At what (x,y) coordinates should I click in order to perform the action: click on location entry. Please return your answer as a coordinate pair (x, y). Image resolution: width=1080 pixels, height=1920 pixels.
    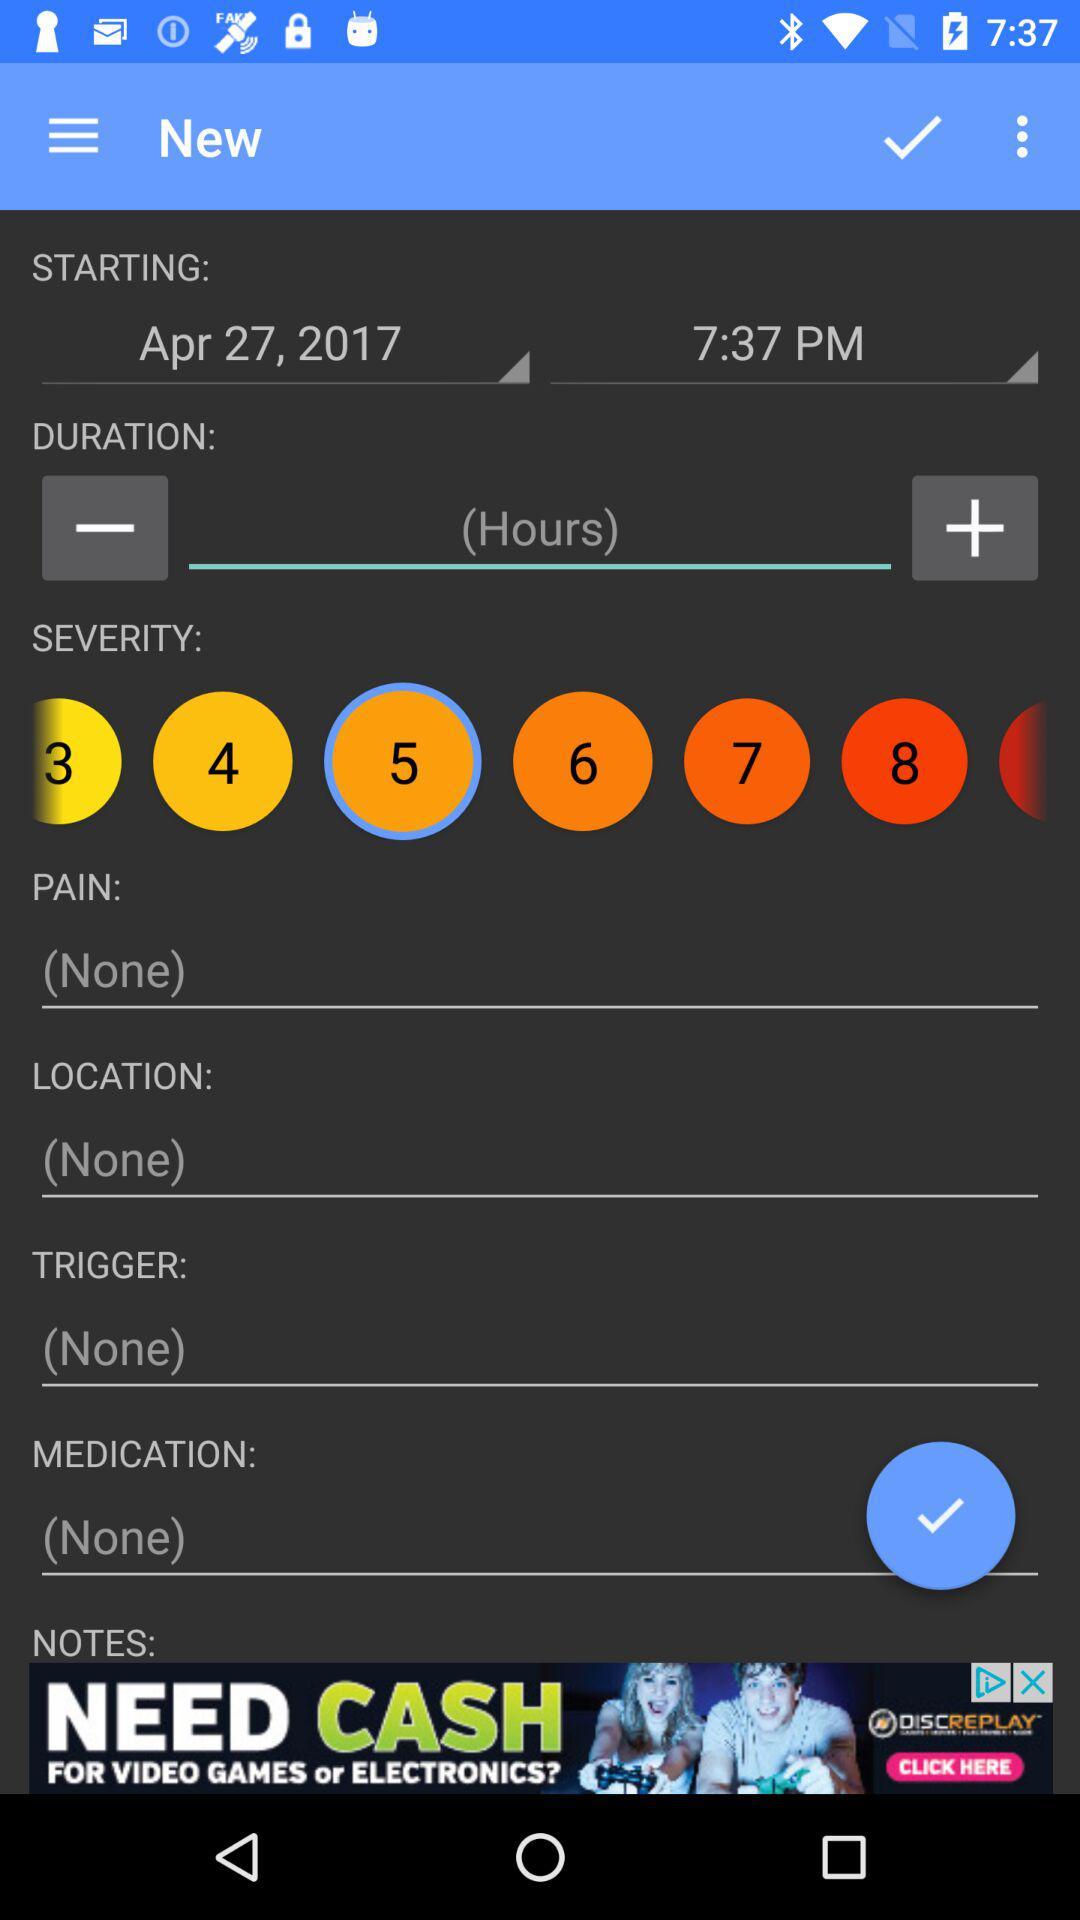
    Looking at the image, I should click on (540, 1158).